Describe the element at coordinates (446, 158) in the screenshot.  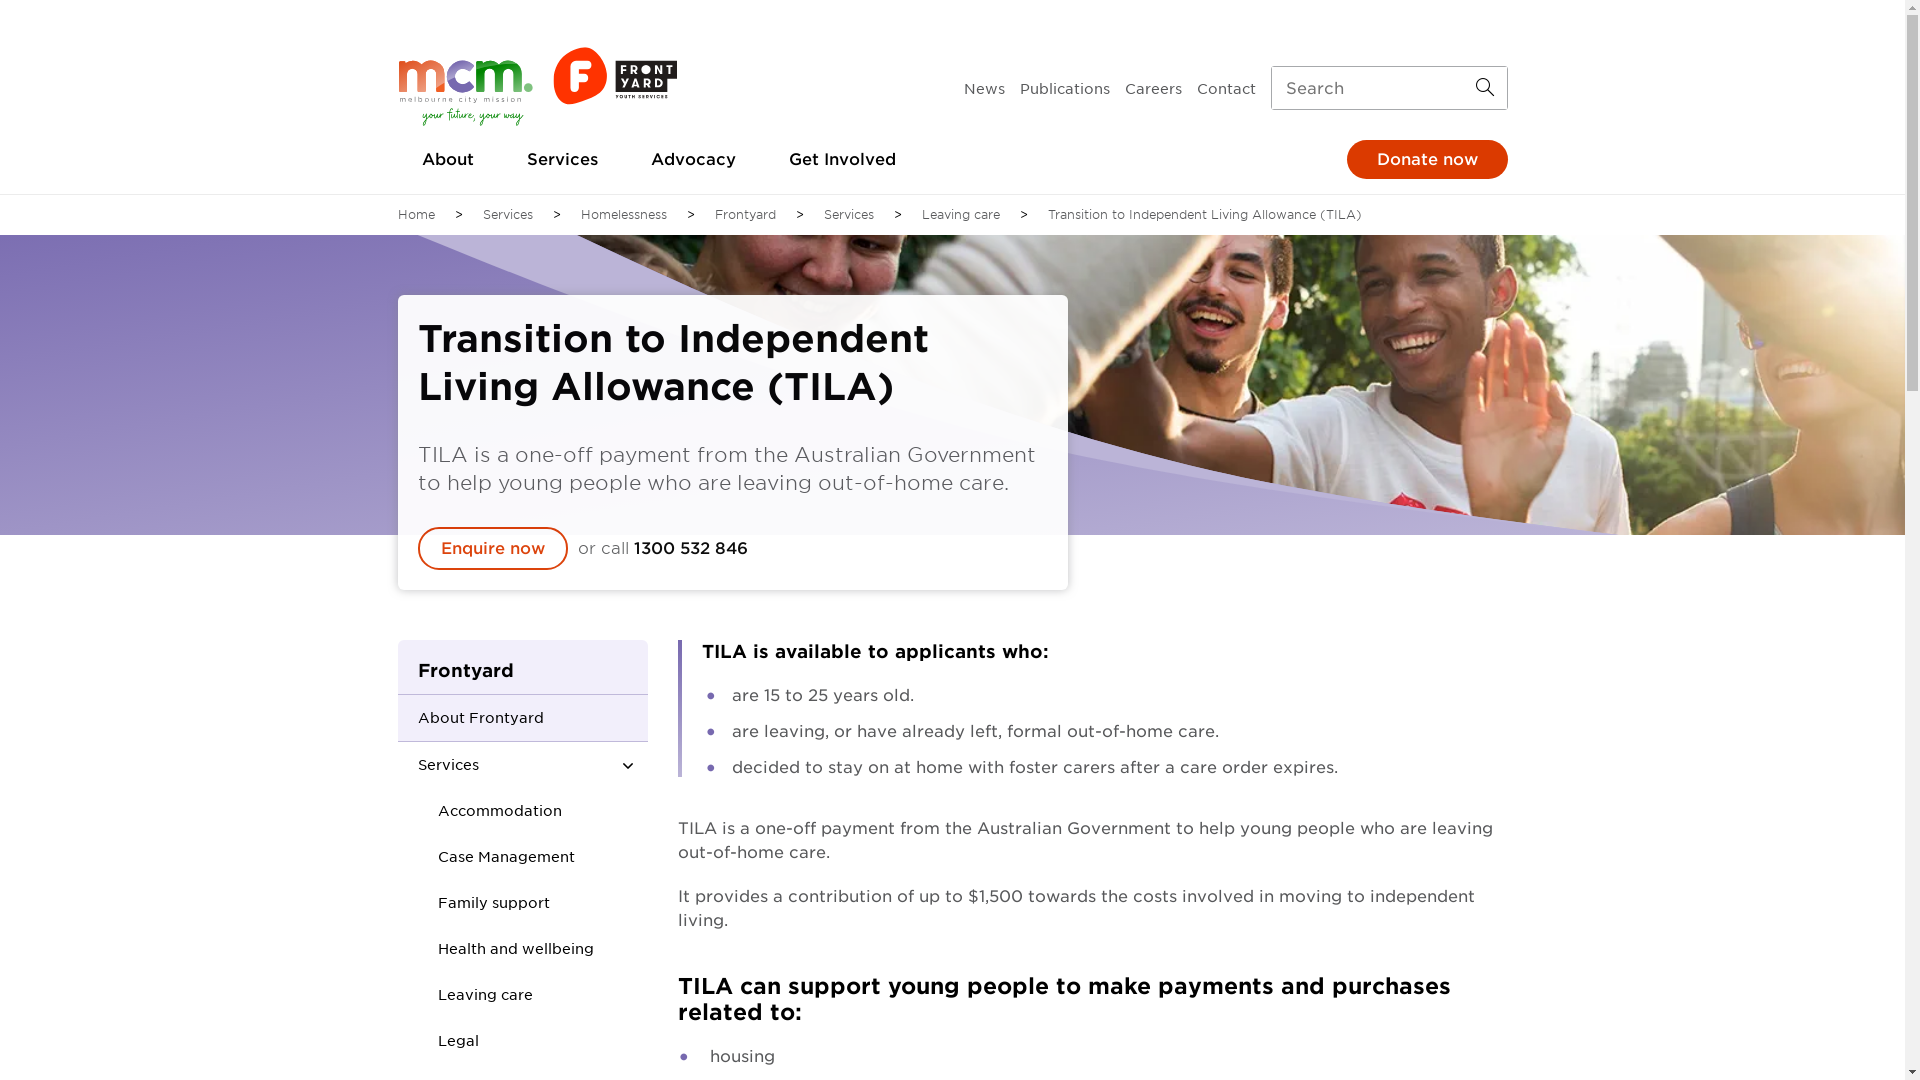
I see `'About'` at that location.